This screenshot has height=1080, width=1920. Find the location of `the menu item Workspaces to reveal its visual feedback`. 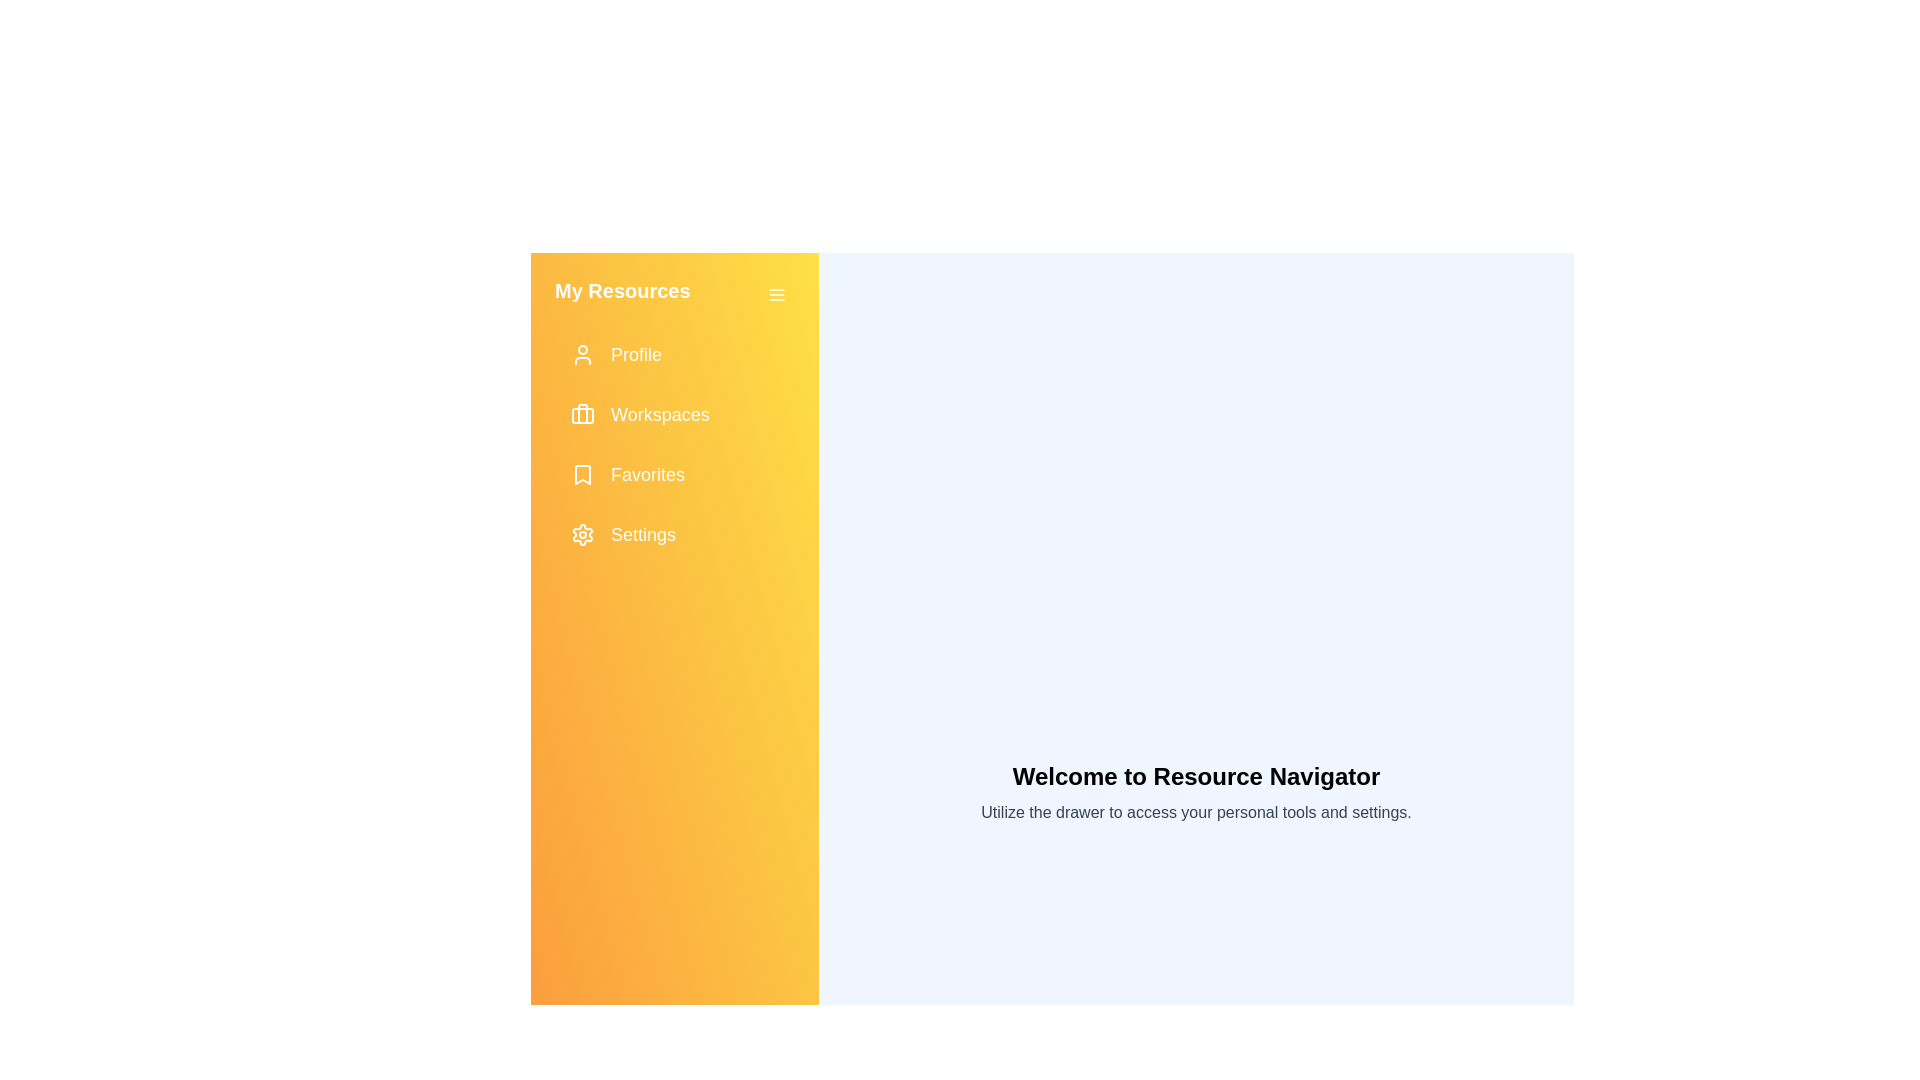

the menu item Workspaces to reveal its visual feedback is located at coordinates (675, 414).